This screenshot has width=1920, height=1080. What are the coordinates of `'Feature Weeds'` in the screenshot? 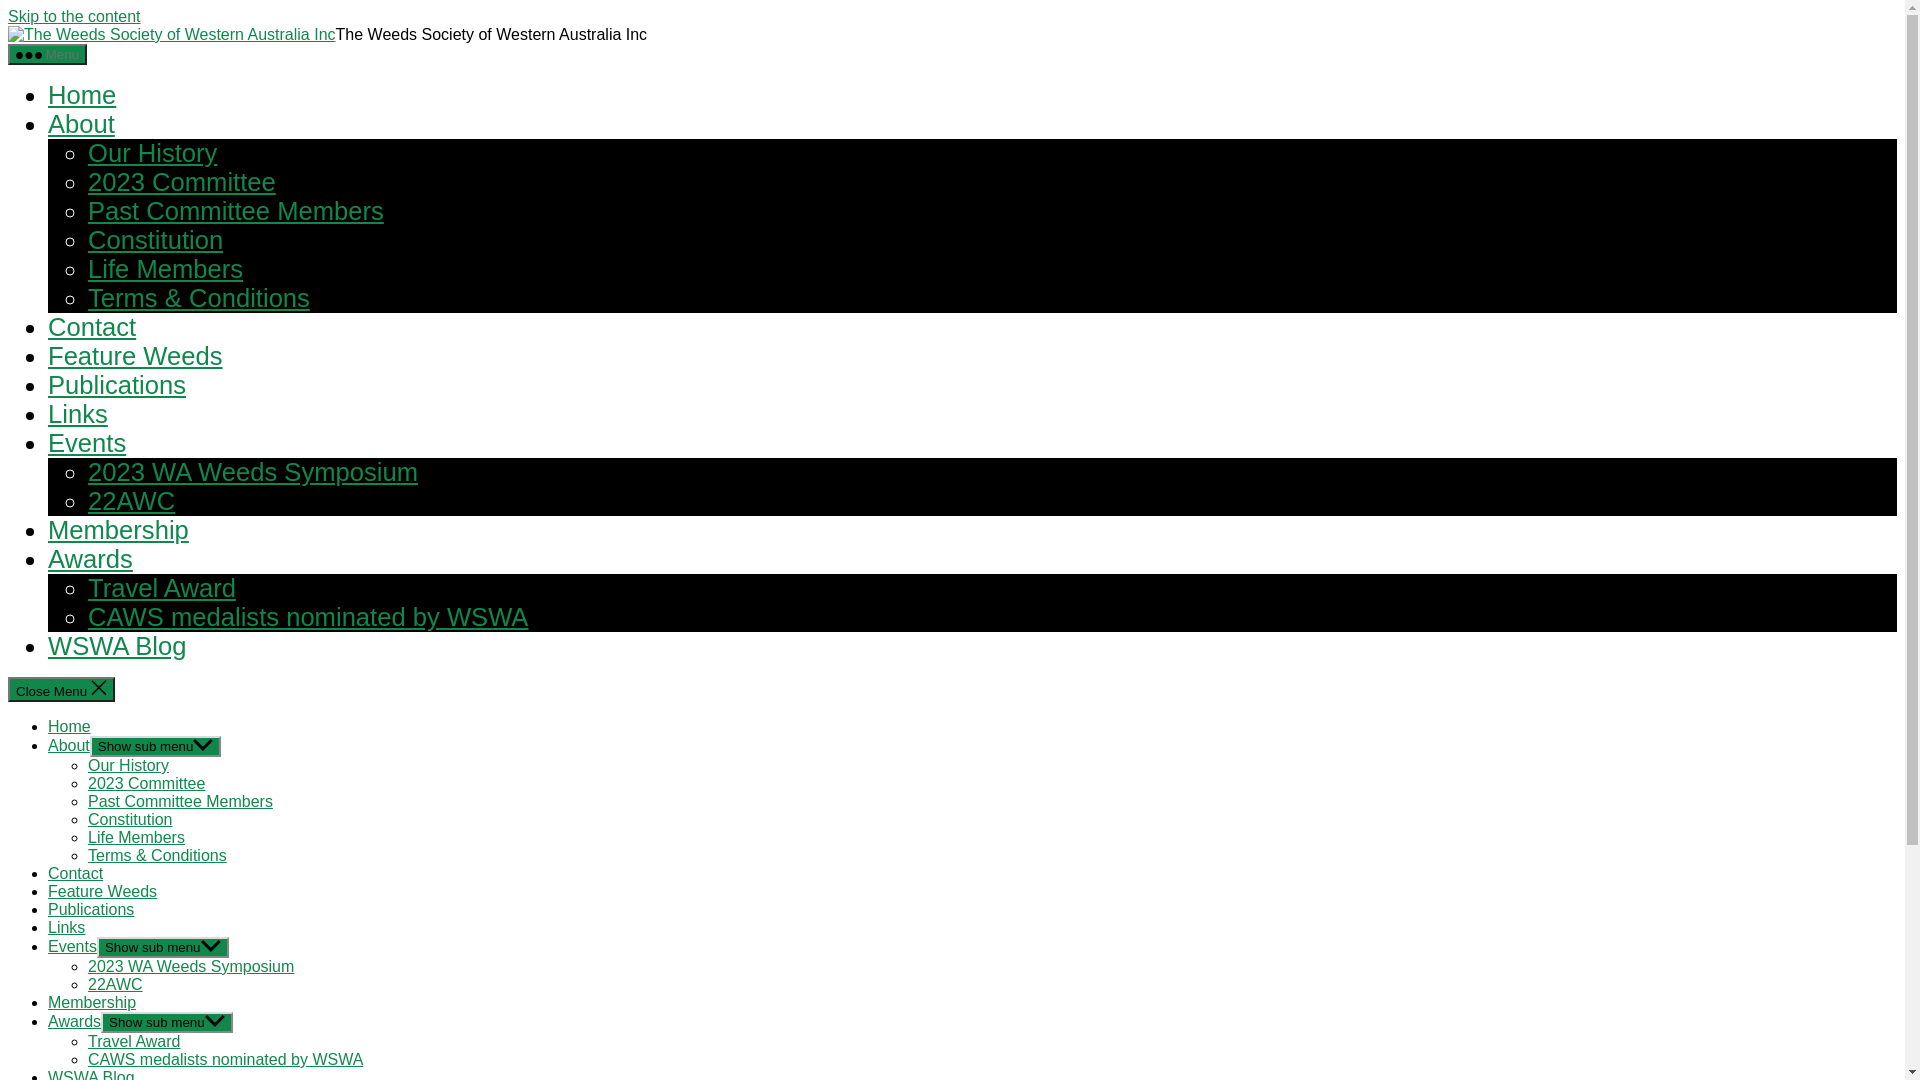 It's located at (134, 354).